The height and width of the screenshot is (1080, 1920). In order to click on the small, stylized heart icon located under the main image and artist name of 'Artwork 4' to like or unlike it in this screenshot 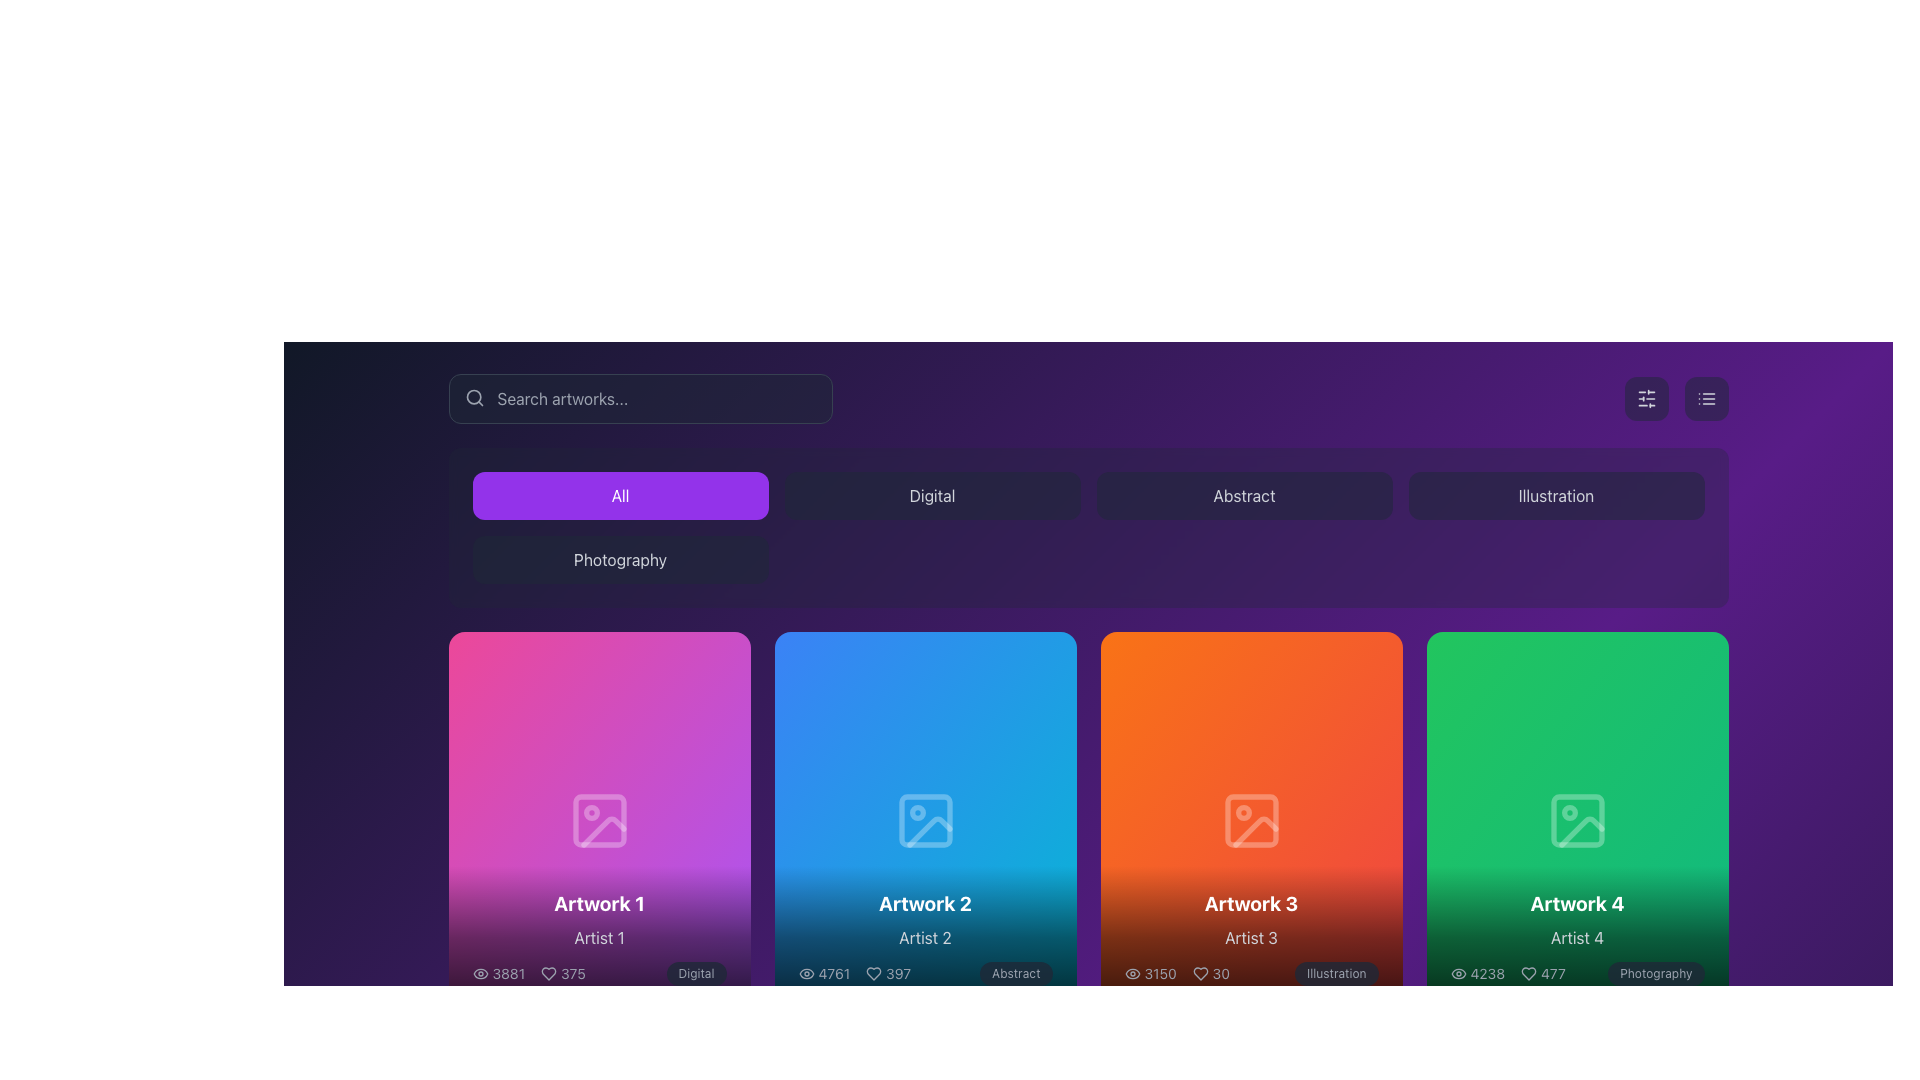, I will do `click(1528, 972)`.